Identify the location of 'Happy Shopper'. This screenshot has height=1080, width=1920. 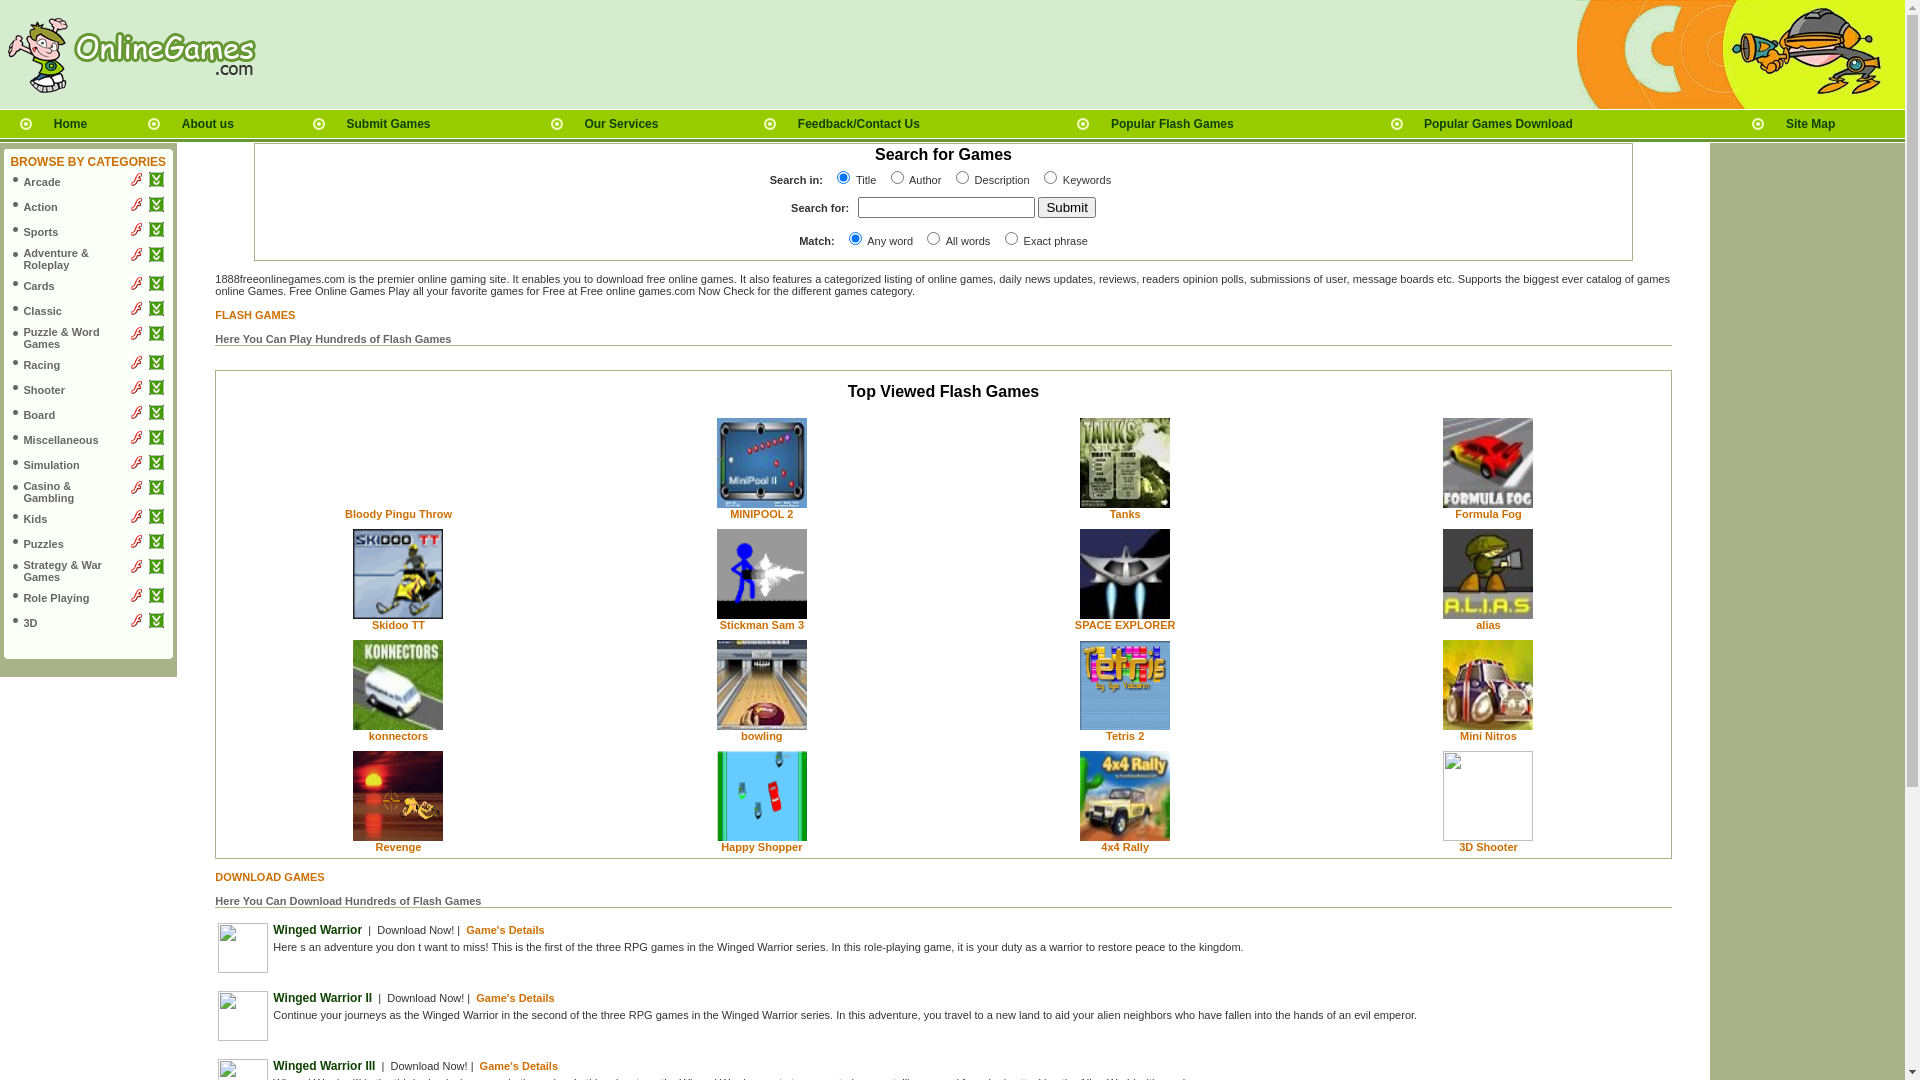
(720, 847).